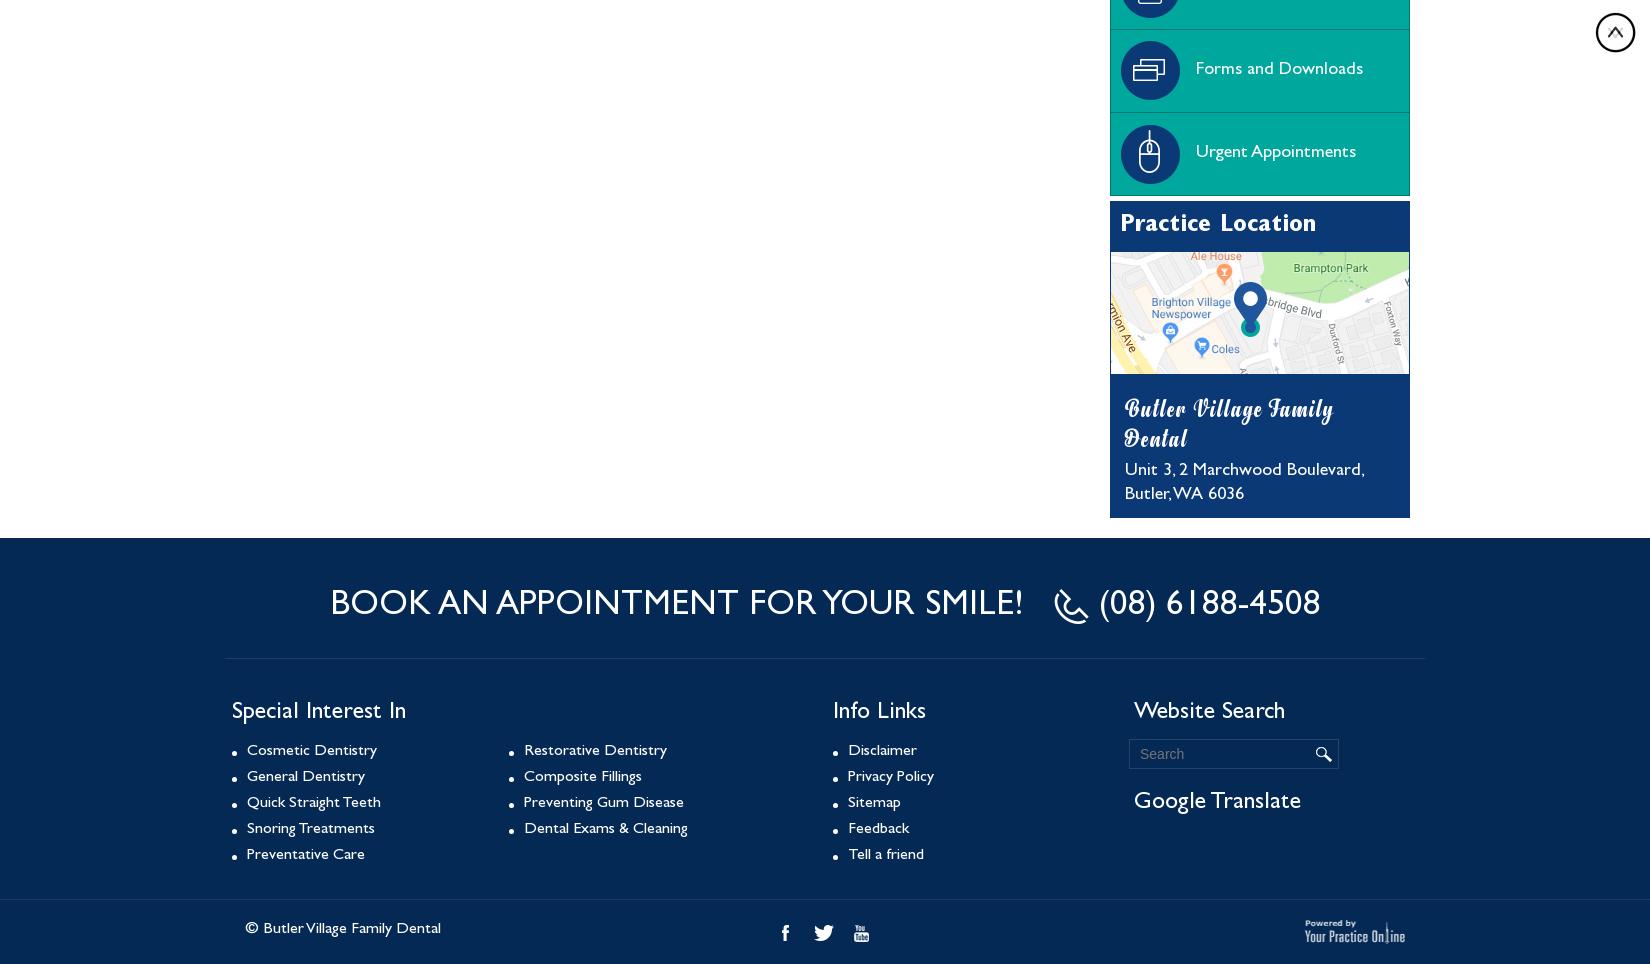  What do you see at coordinates (879, 714) in the screenshot?
I see `'Info Links'` at bounding box center [879, 714].